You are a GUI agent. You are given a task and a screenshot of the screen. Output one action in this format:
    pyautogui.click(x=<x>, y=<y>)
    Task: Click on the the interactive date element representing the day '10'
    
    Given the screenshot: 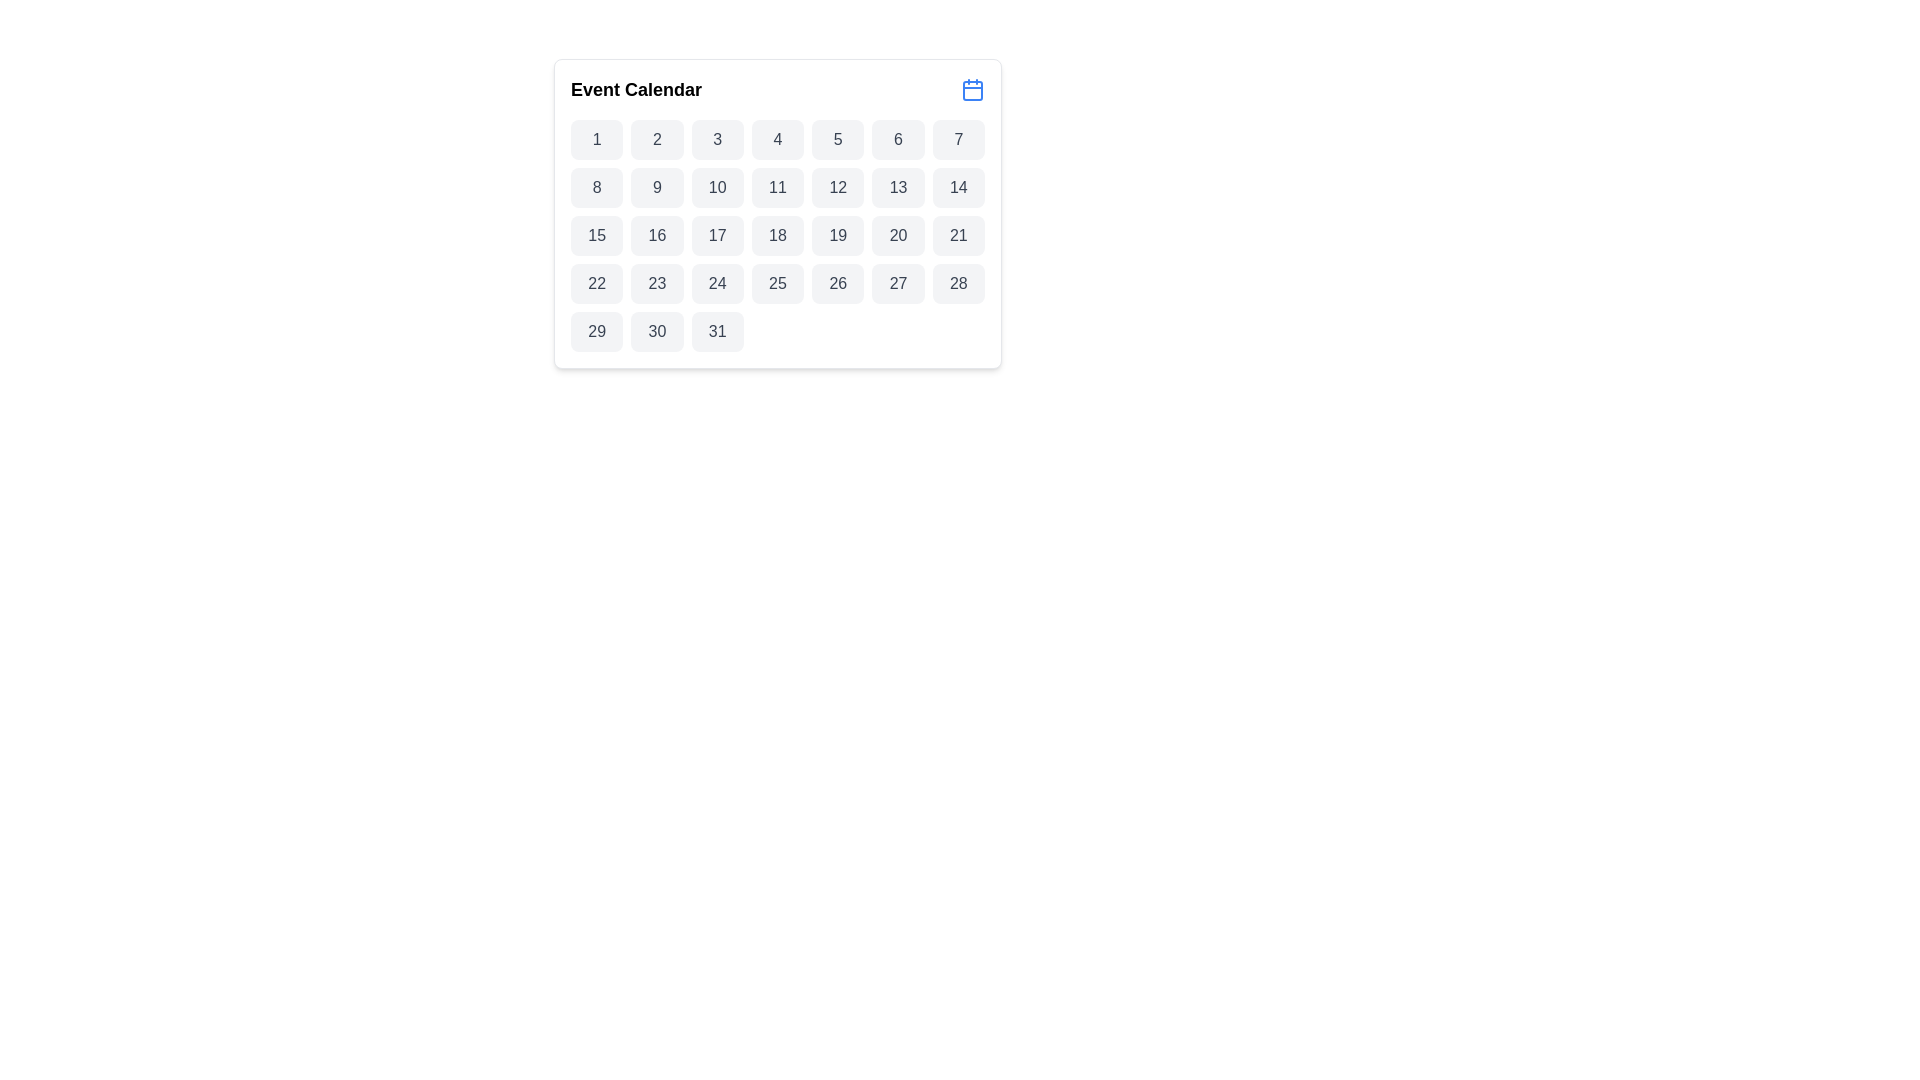 What is the action you would take?
    pyautogui.click(x=717, y=188)
    